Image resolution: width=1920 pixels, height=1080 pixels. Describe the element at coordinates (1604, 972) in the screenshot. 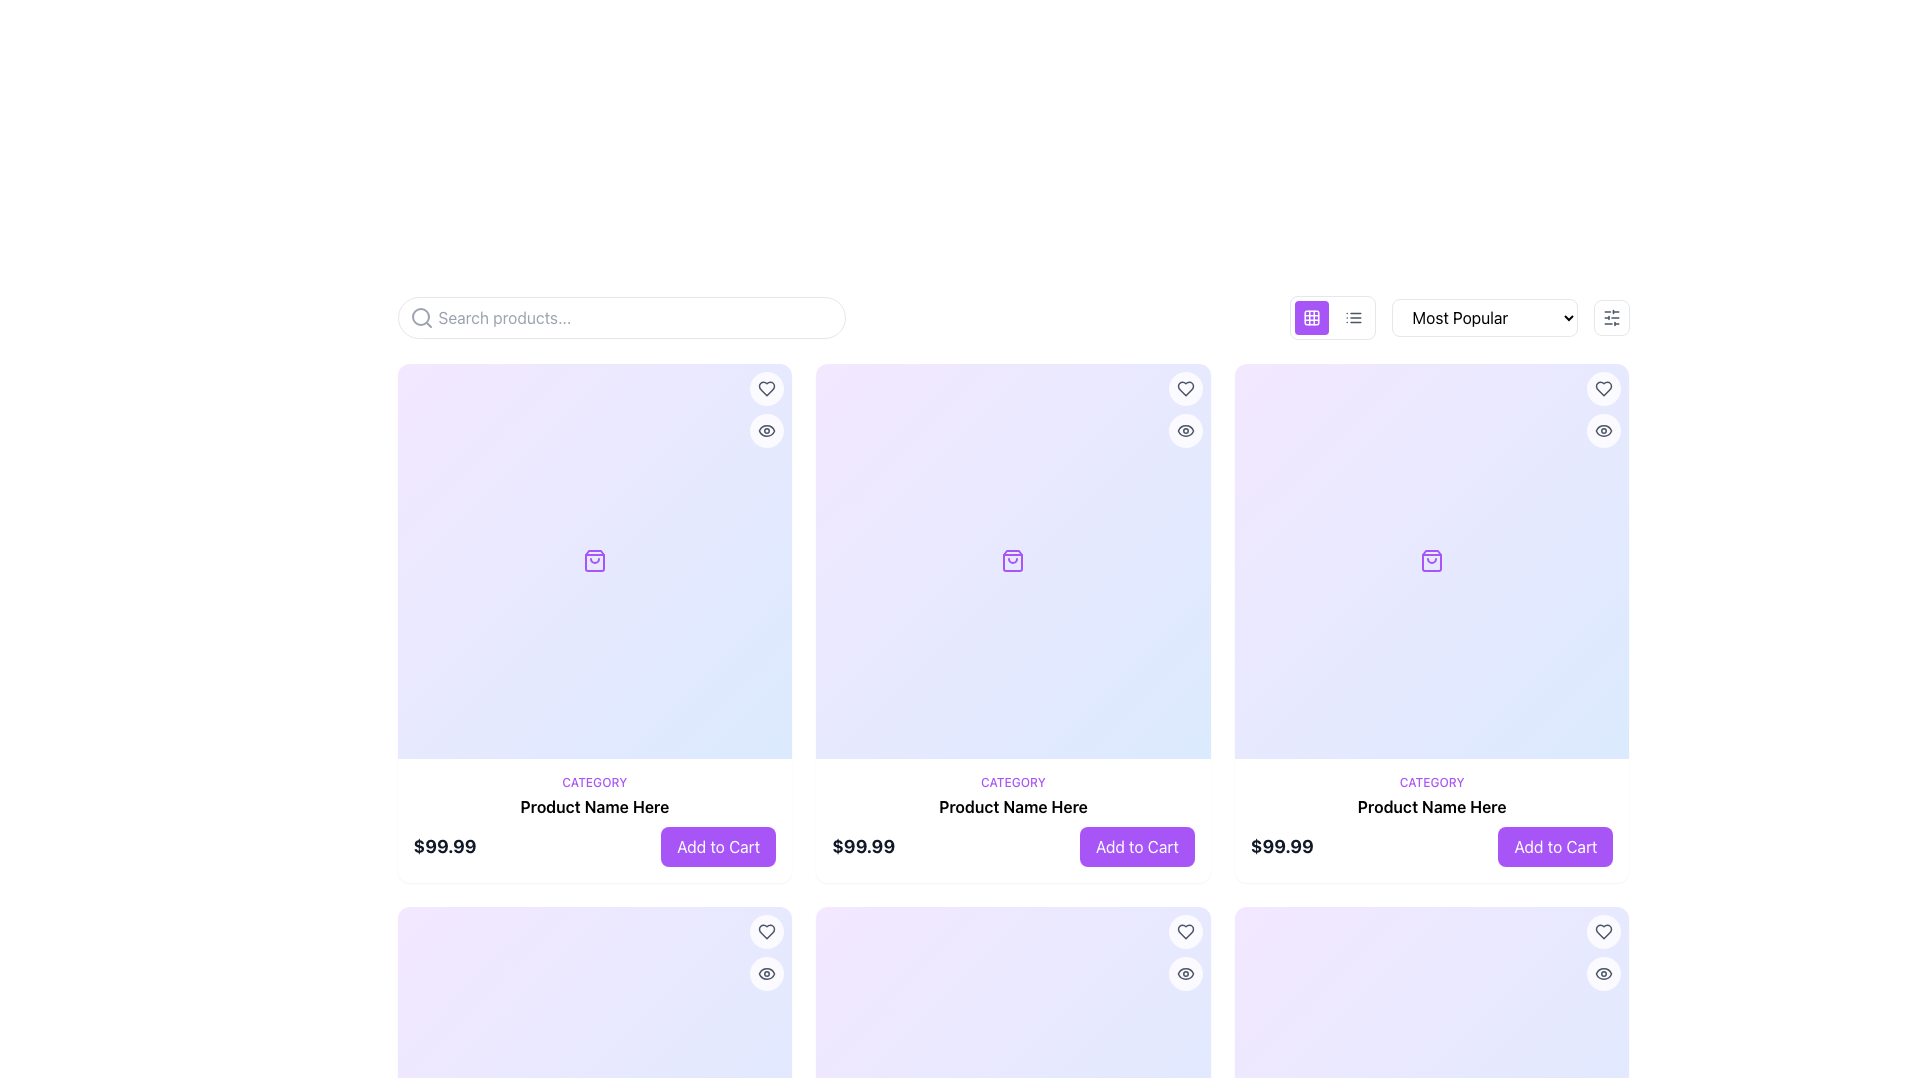

I see `keyboard navigation` at that location.